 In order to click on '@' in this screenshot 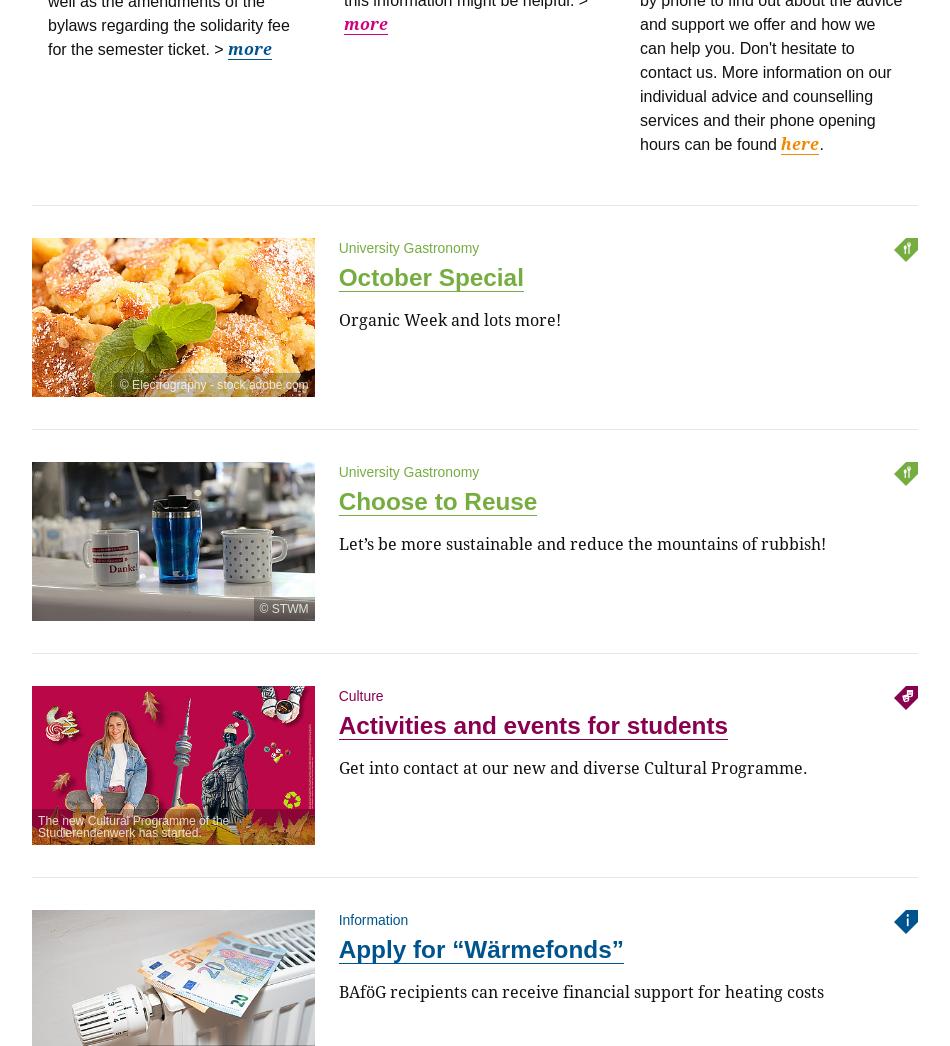, I will do `click(352, 870)`.